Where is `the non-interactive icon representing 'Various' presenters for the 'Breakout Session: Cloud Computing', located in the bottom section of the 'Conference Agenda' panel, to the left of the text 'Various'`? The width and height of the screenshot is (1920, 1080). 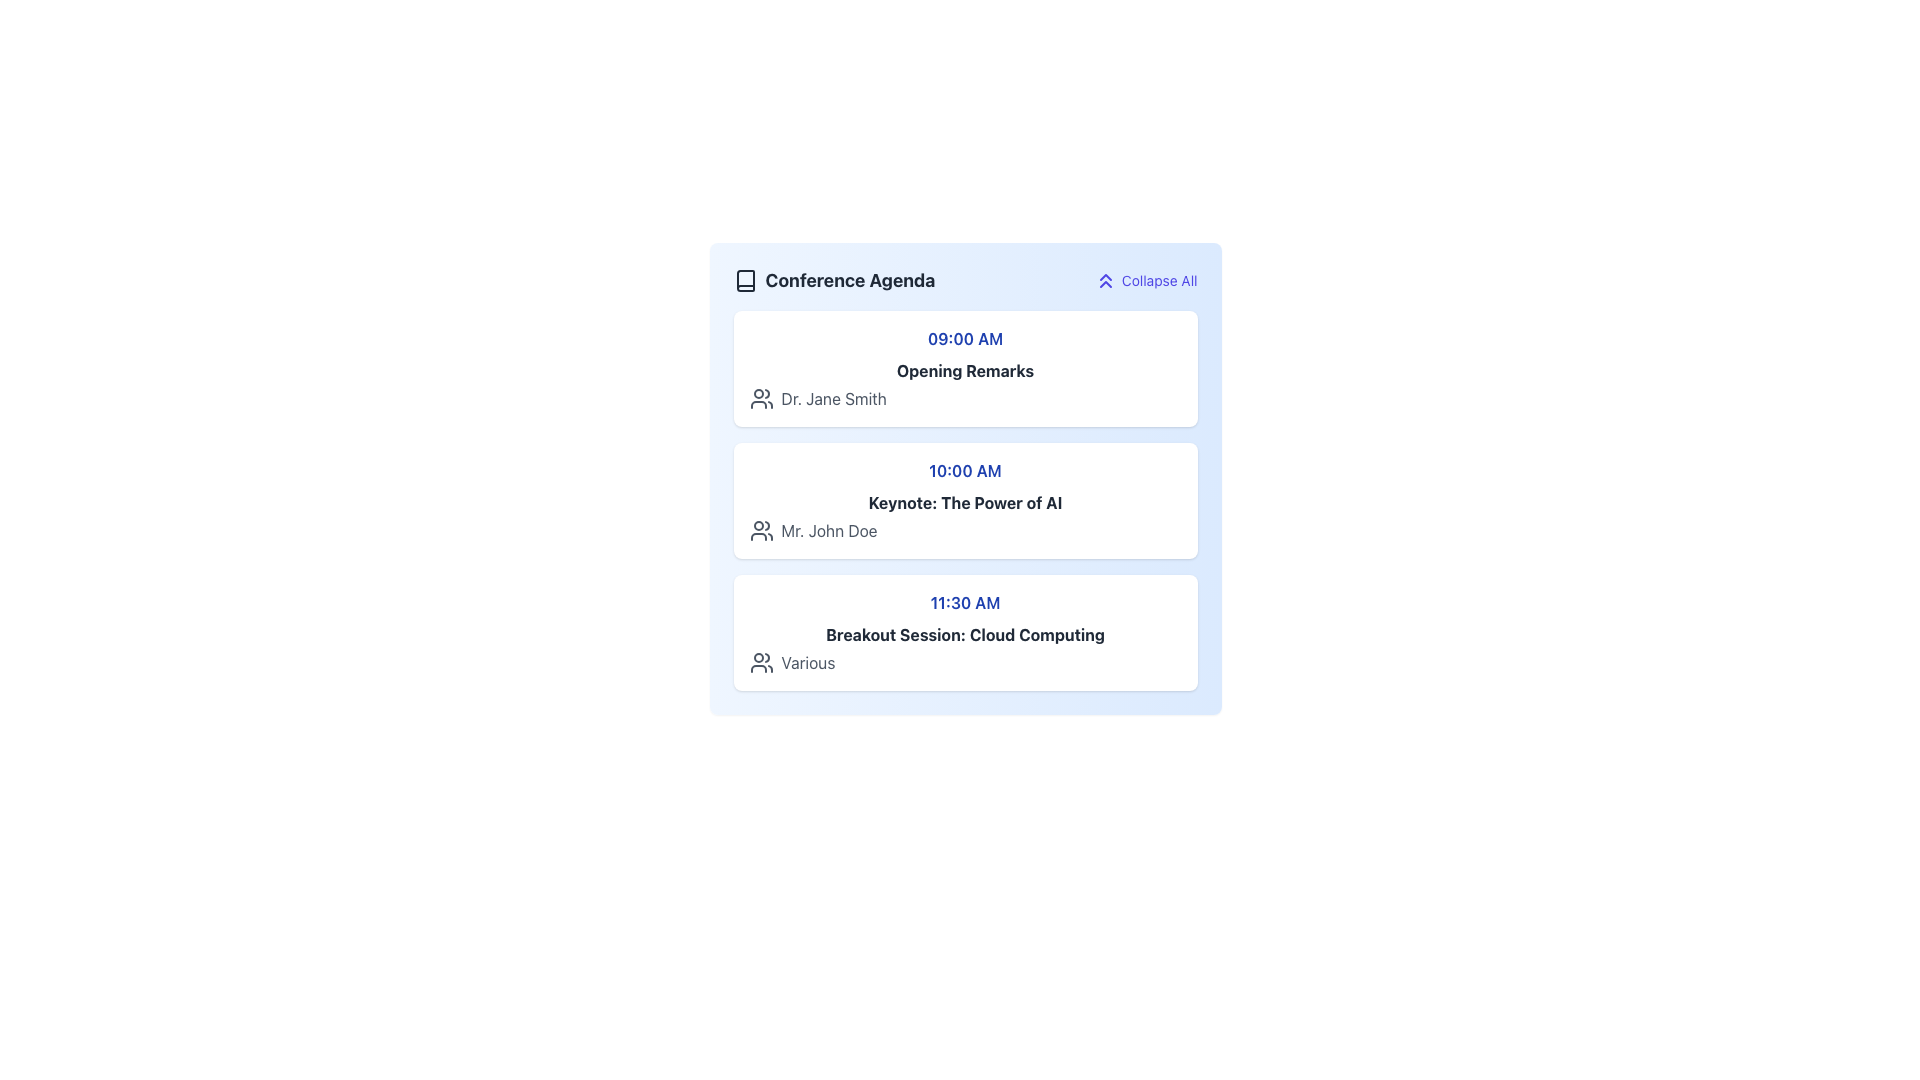
the non-interactive icon representing 'Various' presenters for the 'Breakout Session: Cloud Computing', located in the bottom section of the 'Conference Agenda' panel, to the left of the text 'Various' is located at coordinates (760, 663).